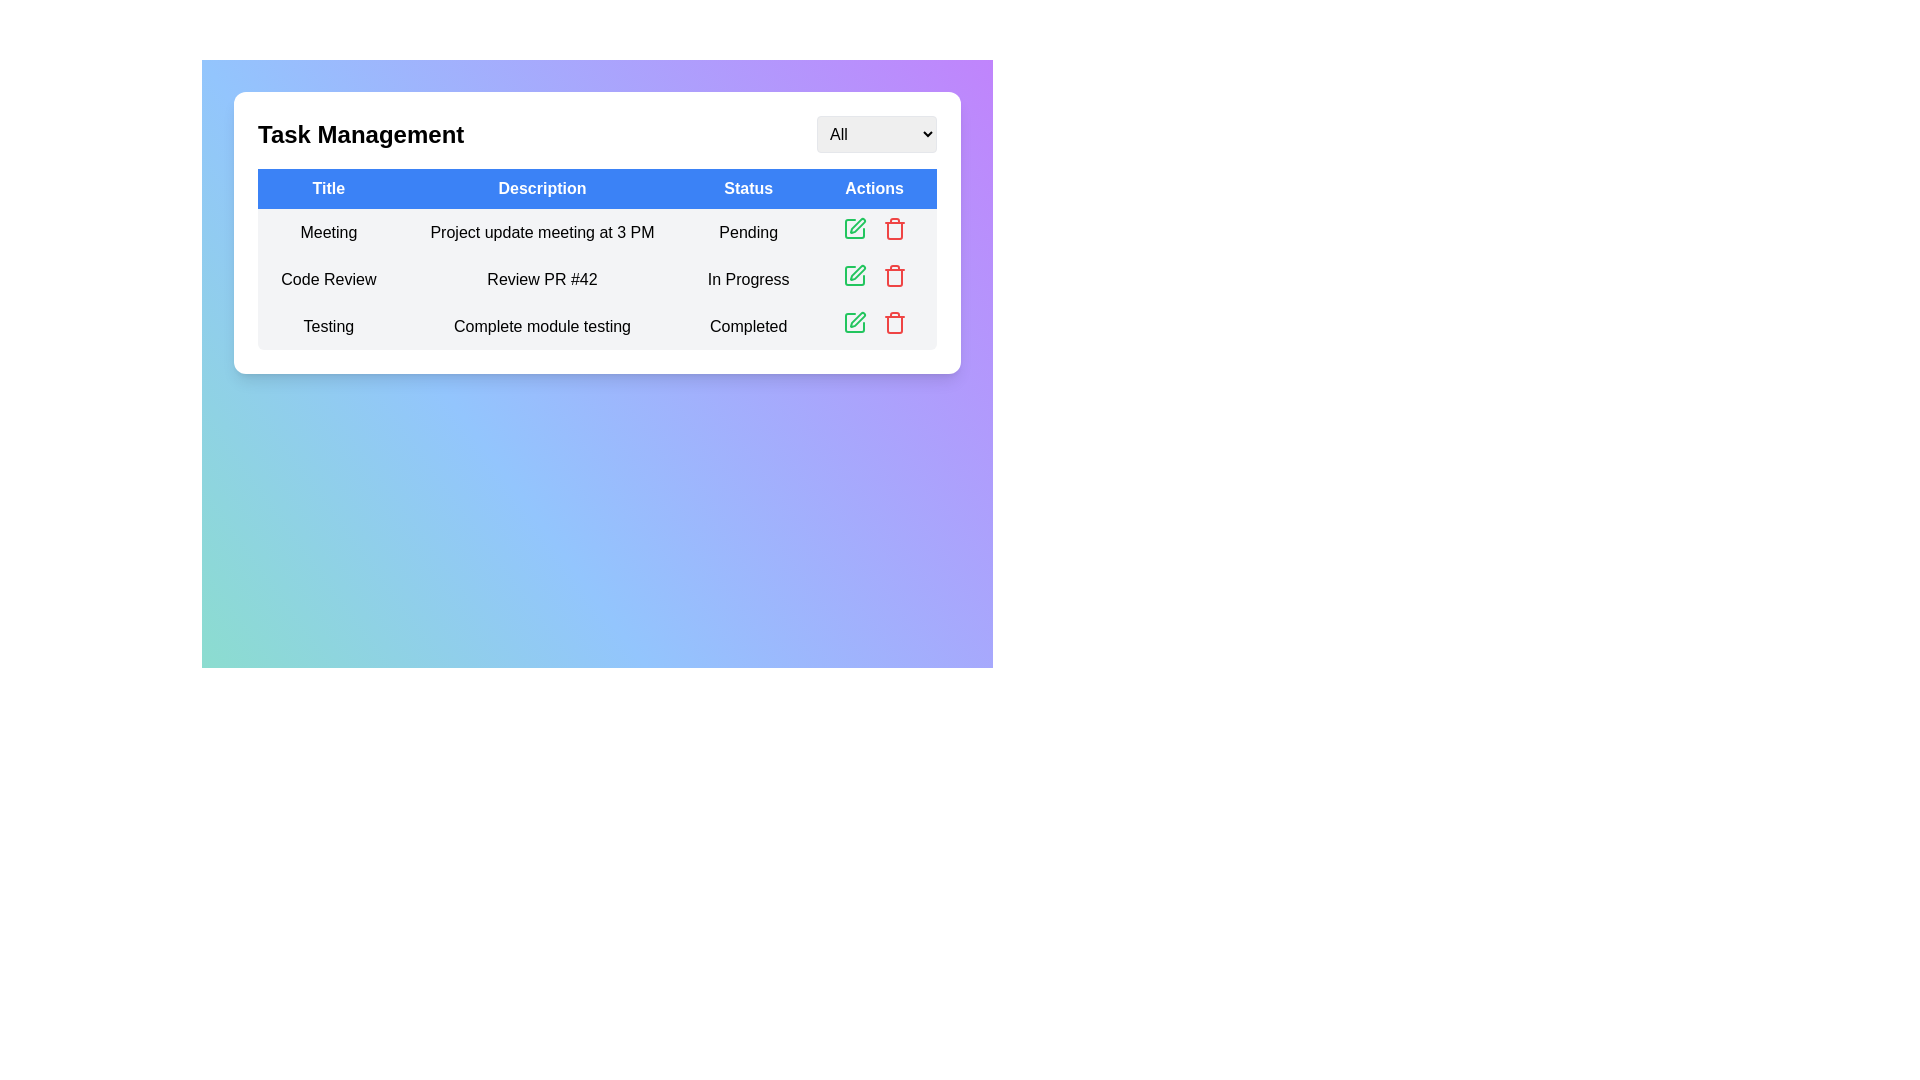 This screenshot has height=1080, width=1920. What do you see at coordinates (893, 276) in the screenshot?
I see `the delete button icon for the 'Code Review' task, which is the second action icon in the actions column of the second row` at bounding box center [893, 276].